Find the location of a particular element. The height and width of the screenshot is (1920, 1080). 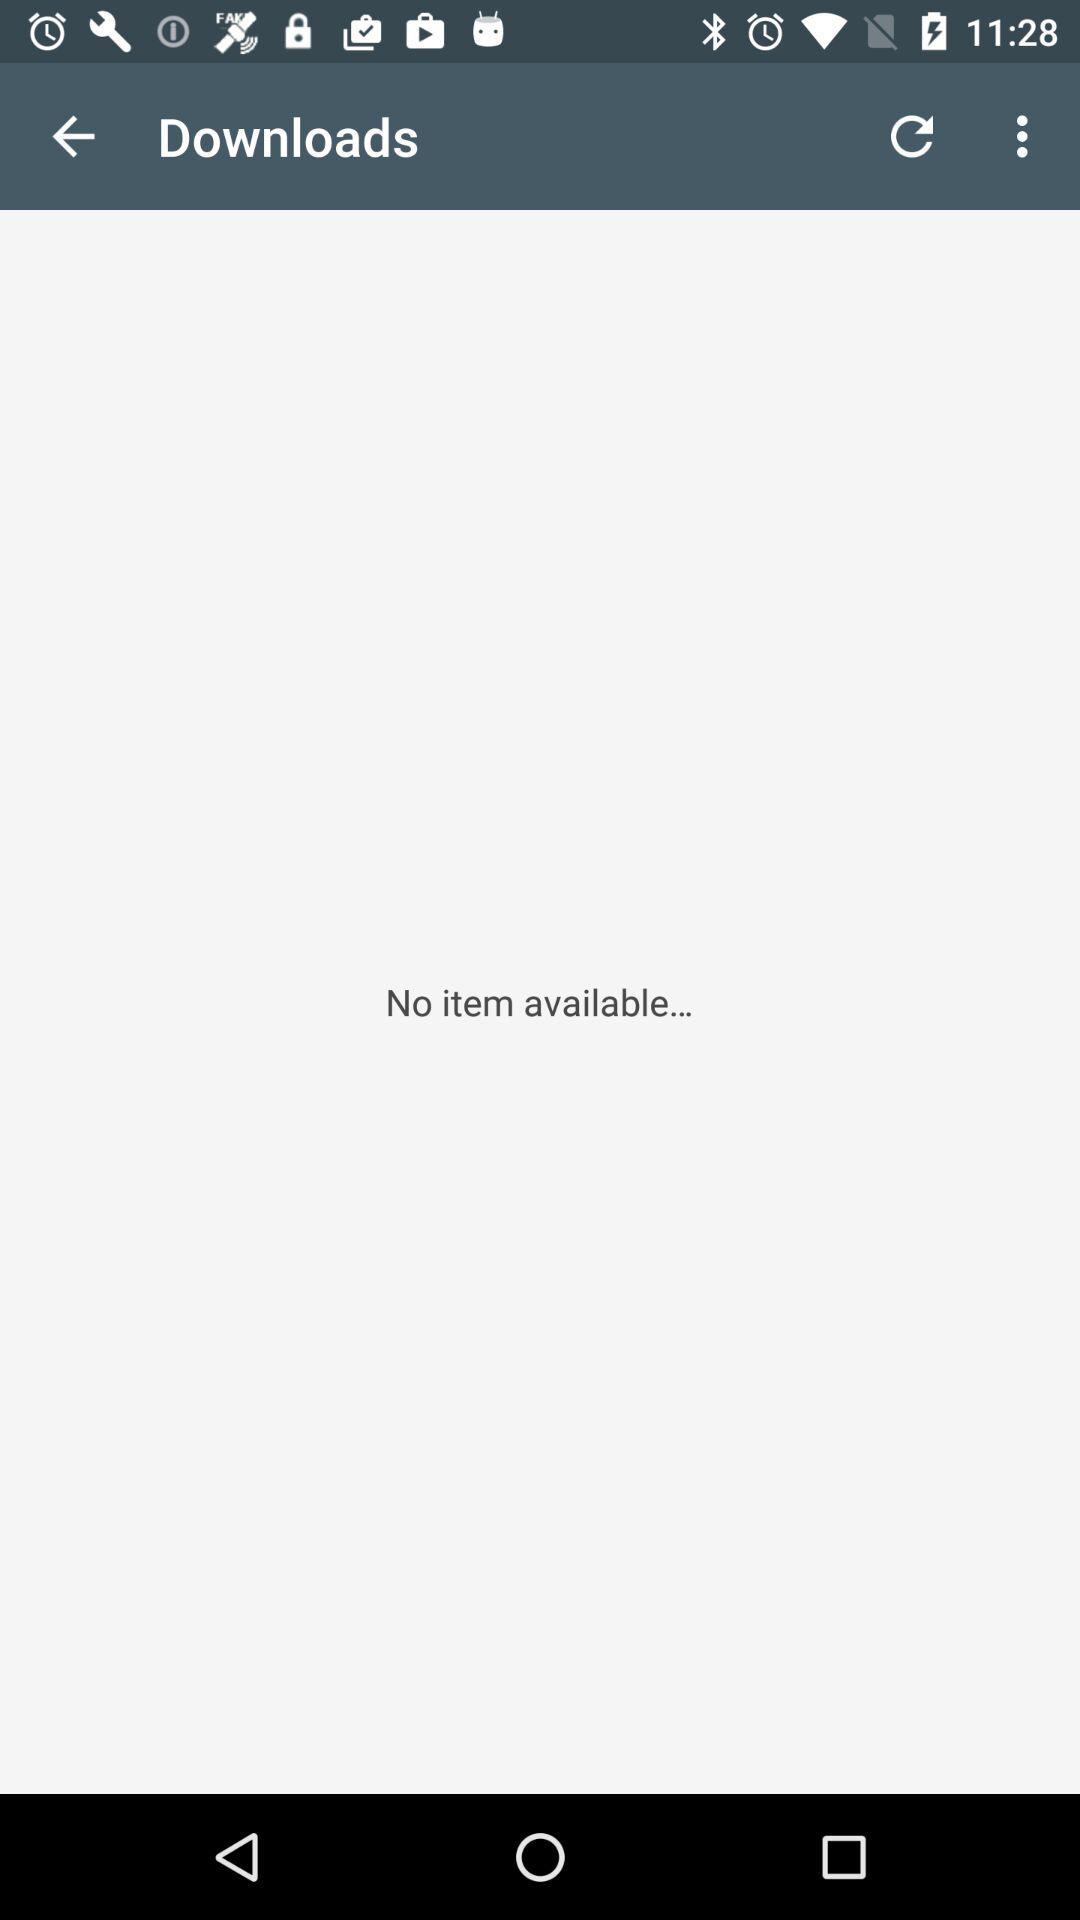

app next to downloads icon is located at coordinates (72, 135).